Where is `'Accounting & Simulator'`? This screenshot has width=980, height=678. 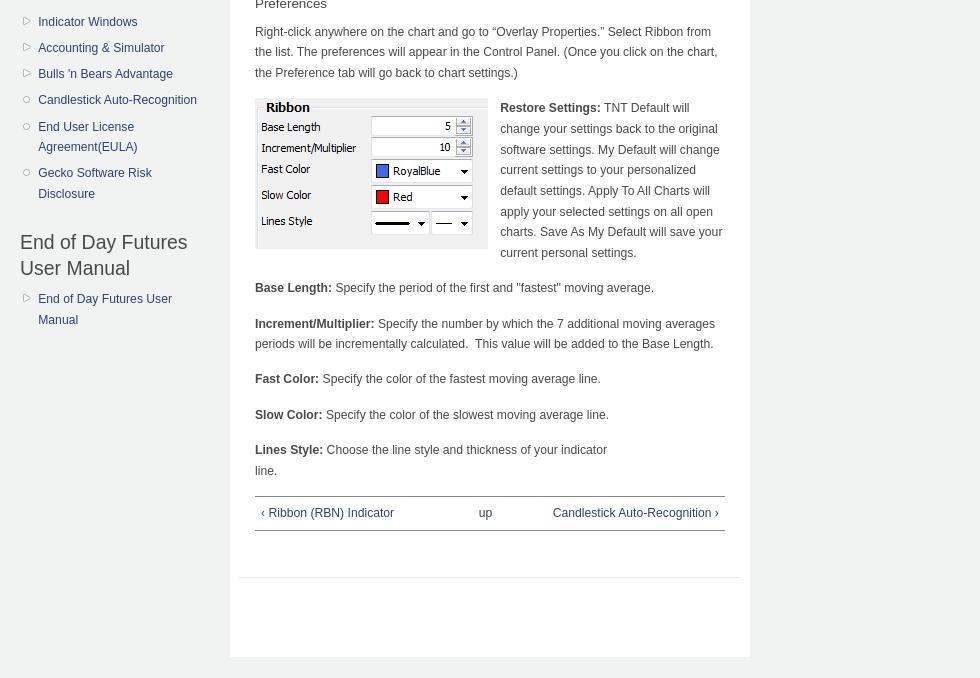
'Accounting & Simulator' is located at coordinates (101, 47).